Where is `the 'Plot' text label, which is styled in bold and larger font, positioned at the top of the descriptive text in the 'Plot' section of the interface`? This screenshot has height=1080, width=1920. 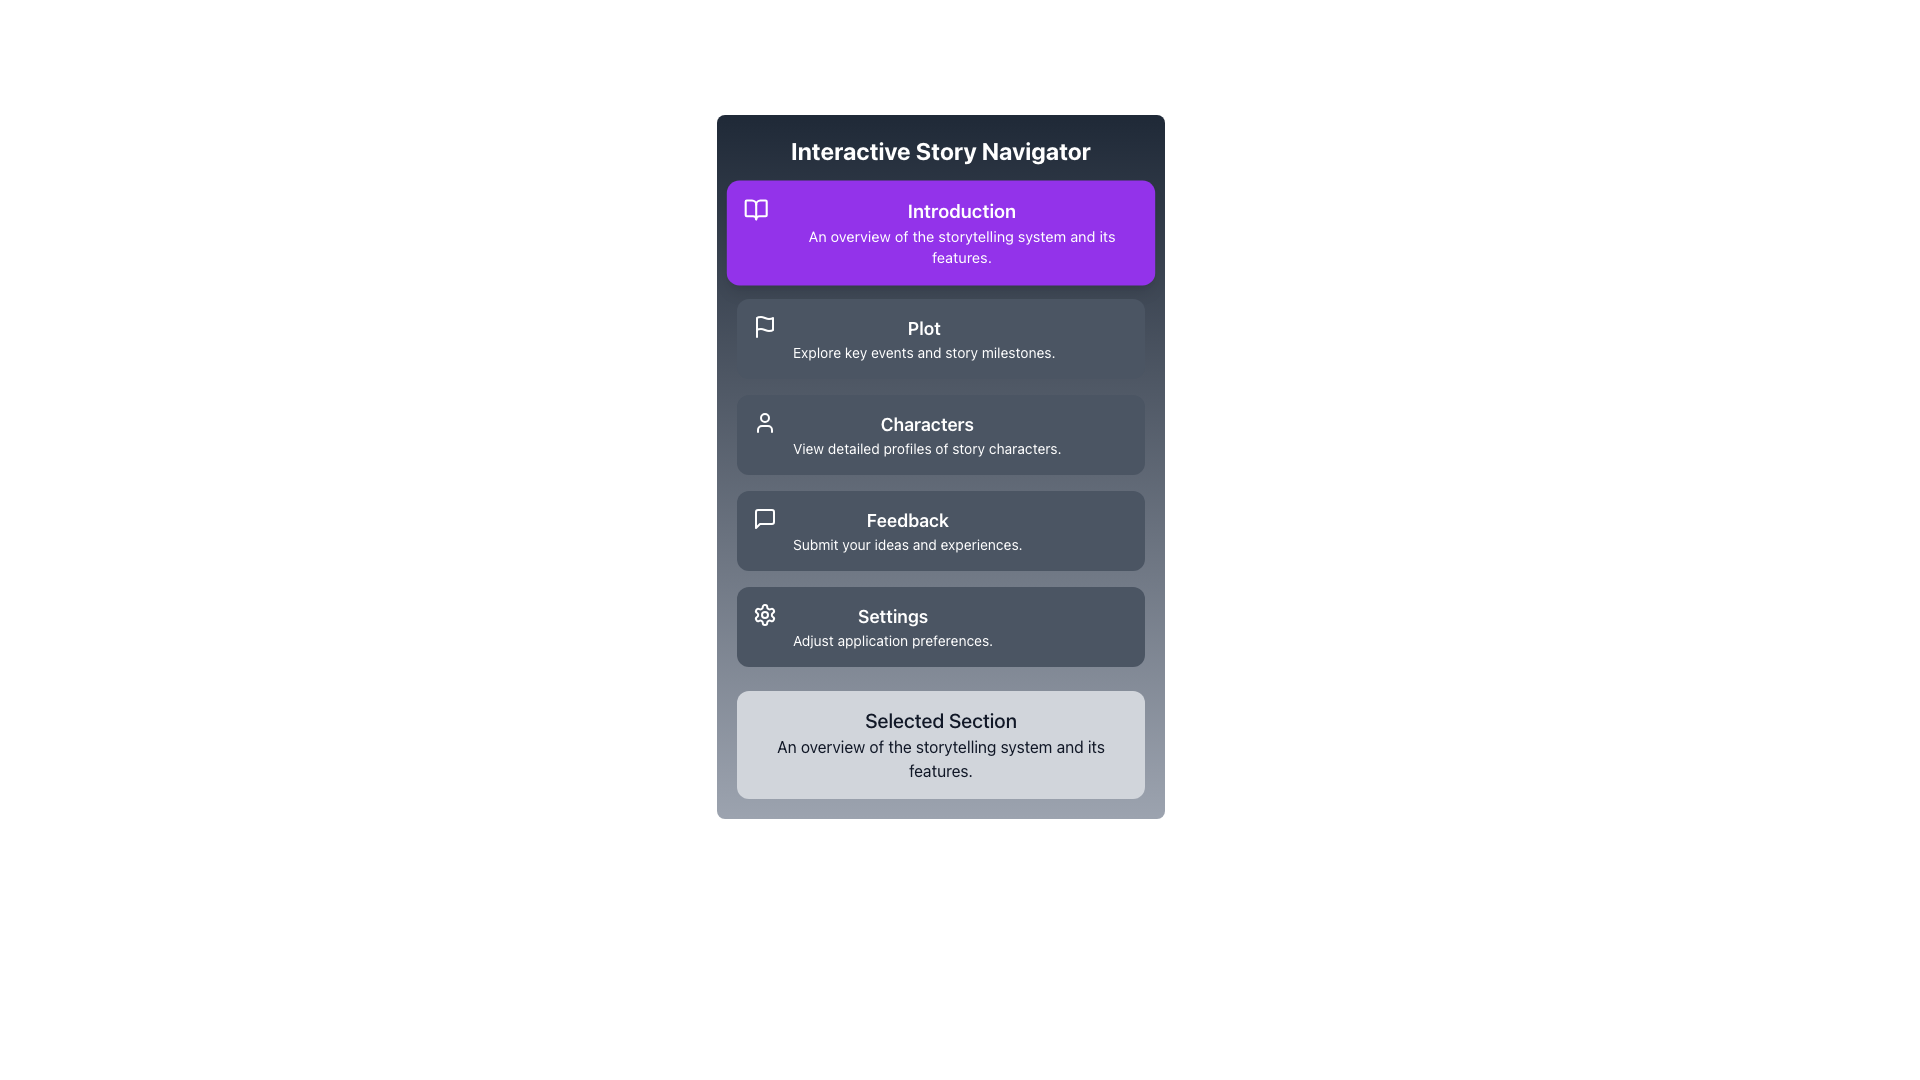 the 'Plot' text label, which is styled in bold and larger font, positioned at the top of the descriptive text in the 'Plot' section of the interface is located at coordinates (923, 327).